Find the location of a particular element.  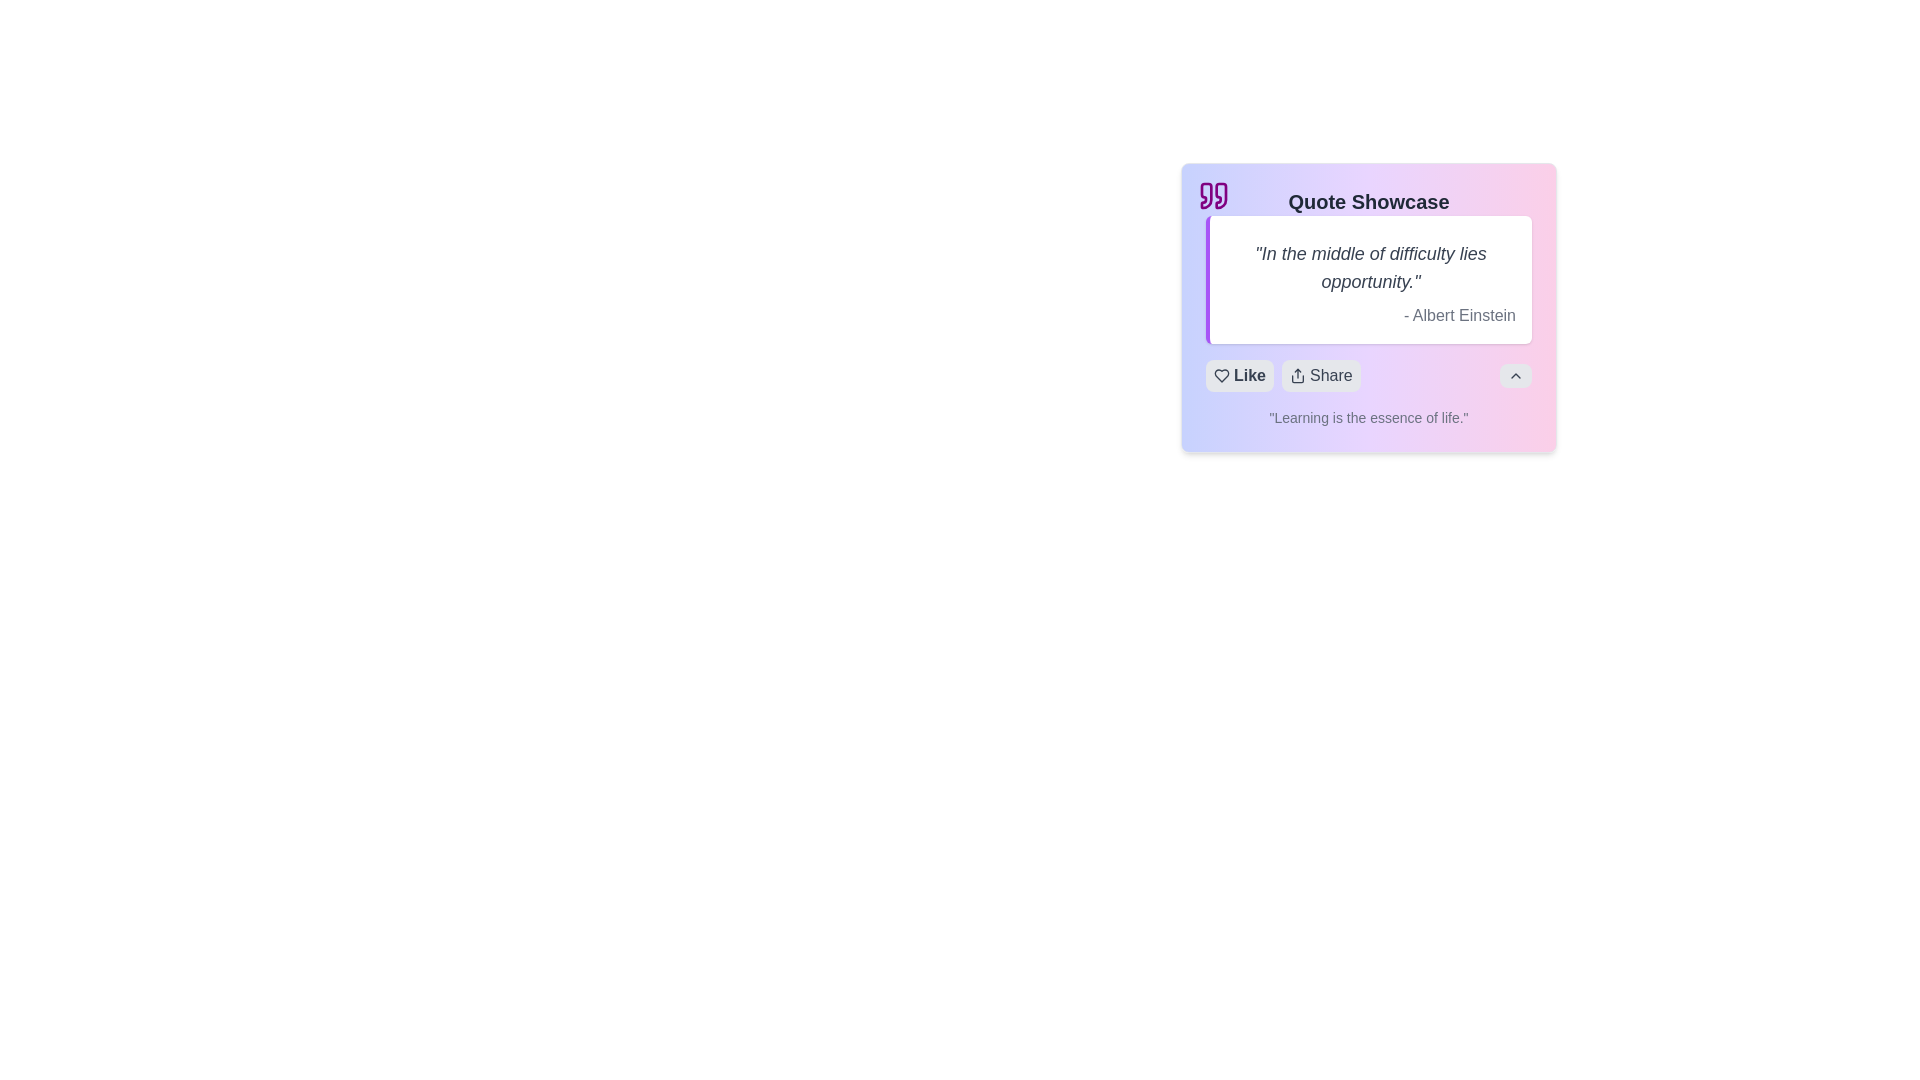

the SVG heart shape icon representing the 'like' or 'favorite' feature is located at coordinates (1221, 375).